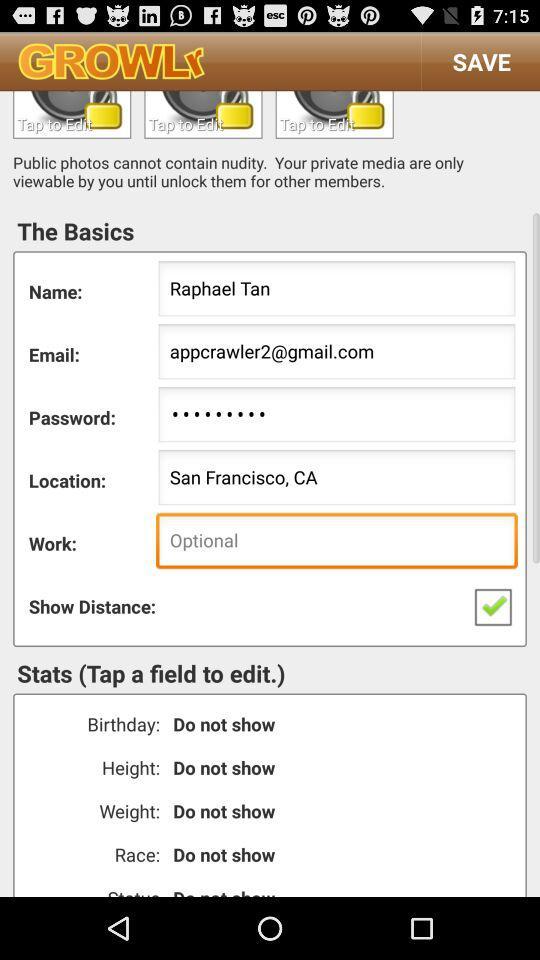 The image size is (540, 960). What do you see at coordinates (202, 114) in the screenshot?
I see `text to profile workplace` at bounding box center [202, 114].